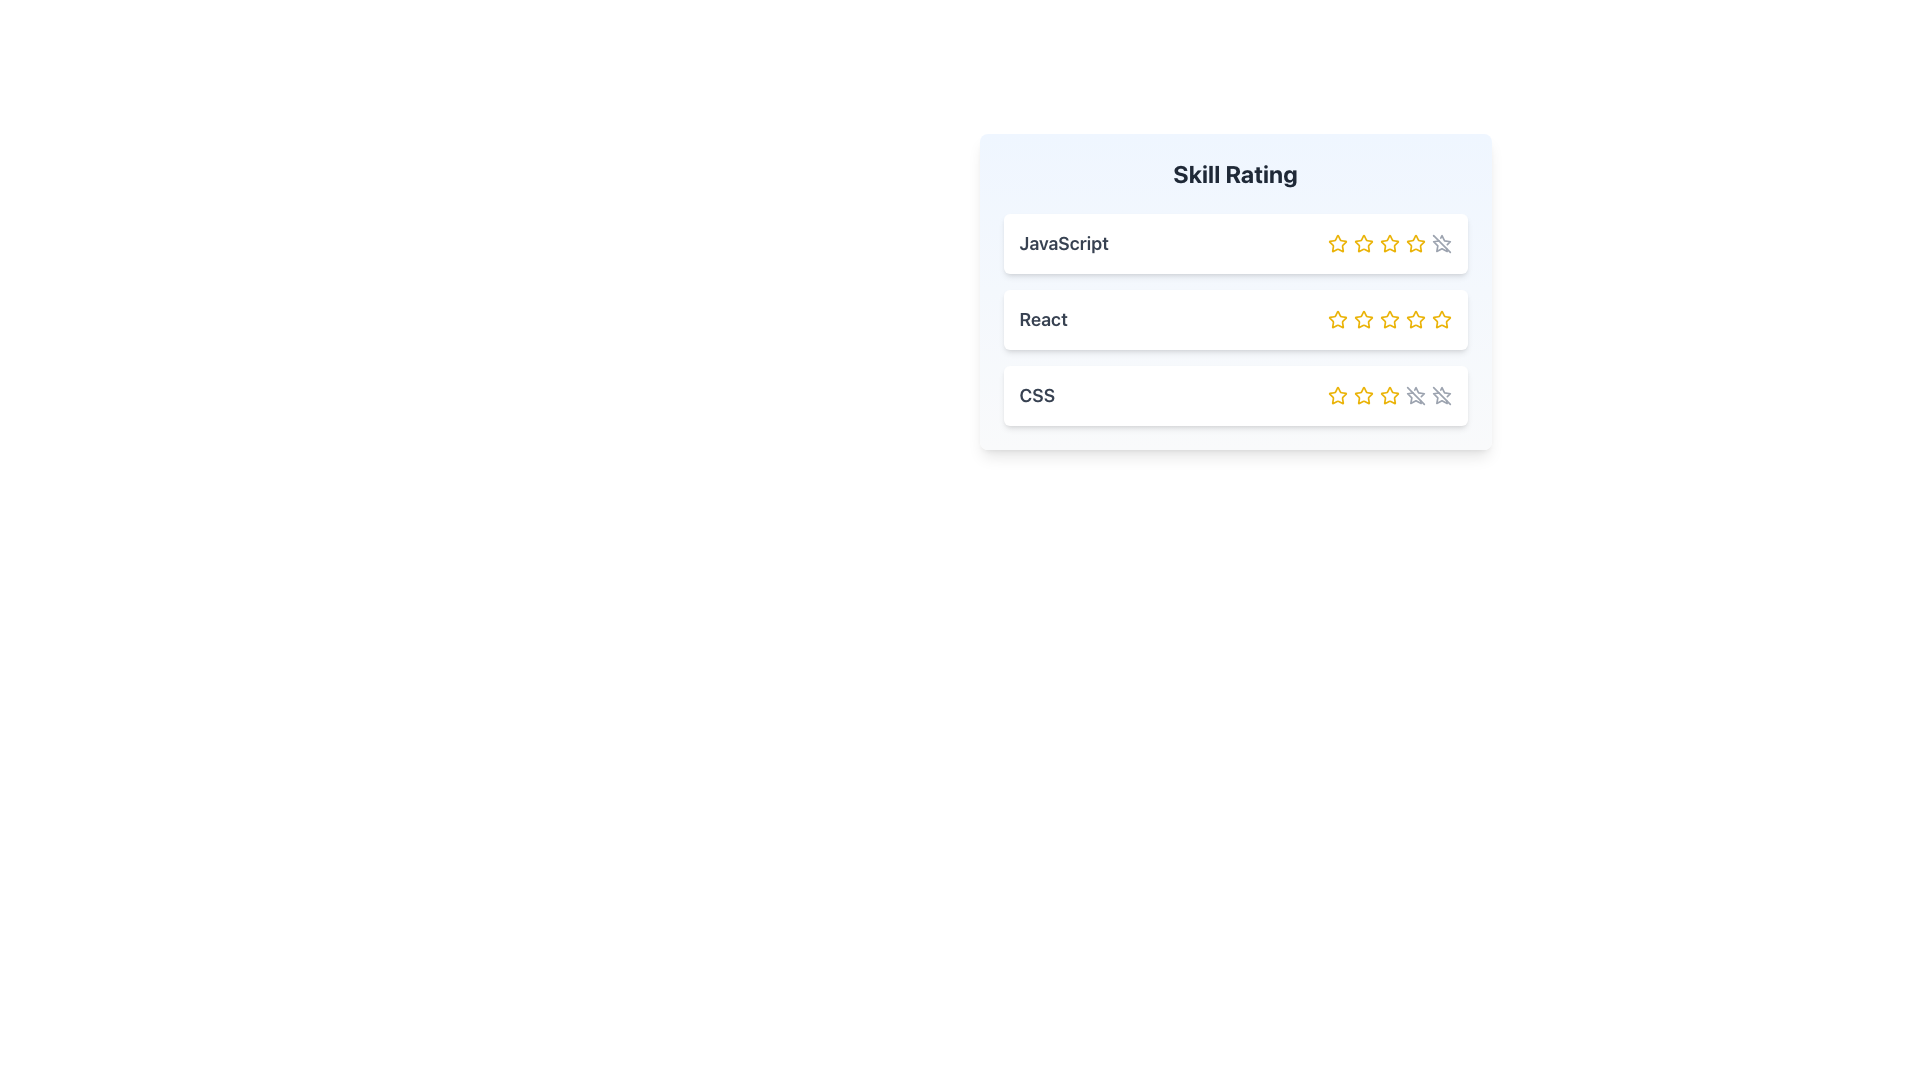 This screenshot has height=1080, width=1920. Describe the element at coordinates (1037, 396) in the screenshot. I see `the 'CSS' text label, which is styled in bold and large dark gray font and is left-aligned in the third row of the skill rating table` at that location.